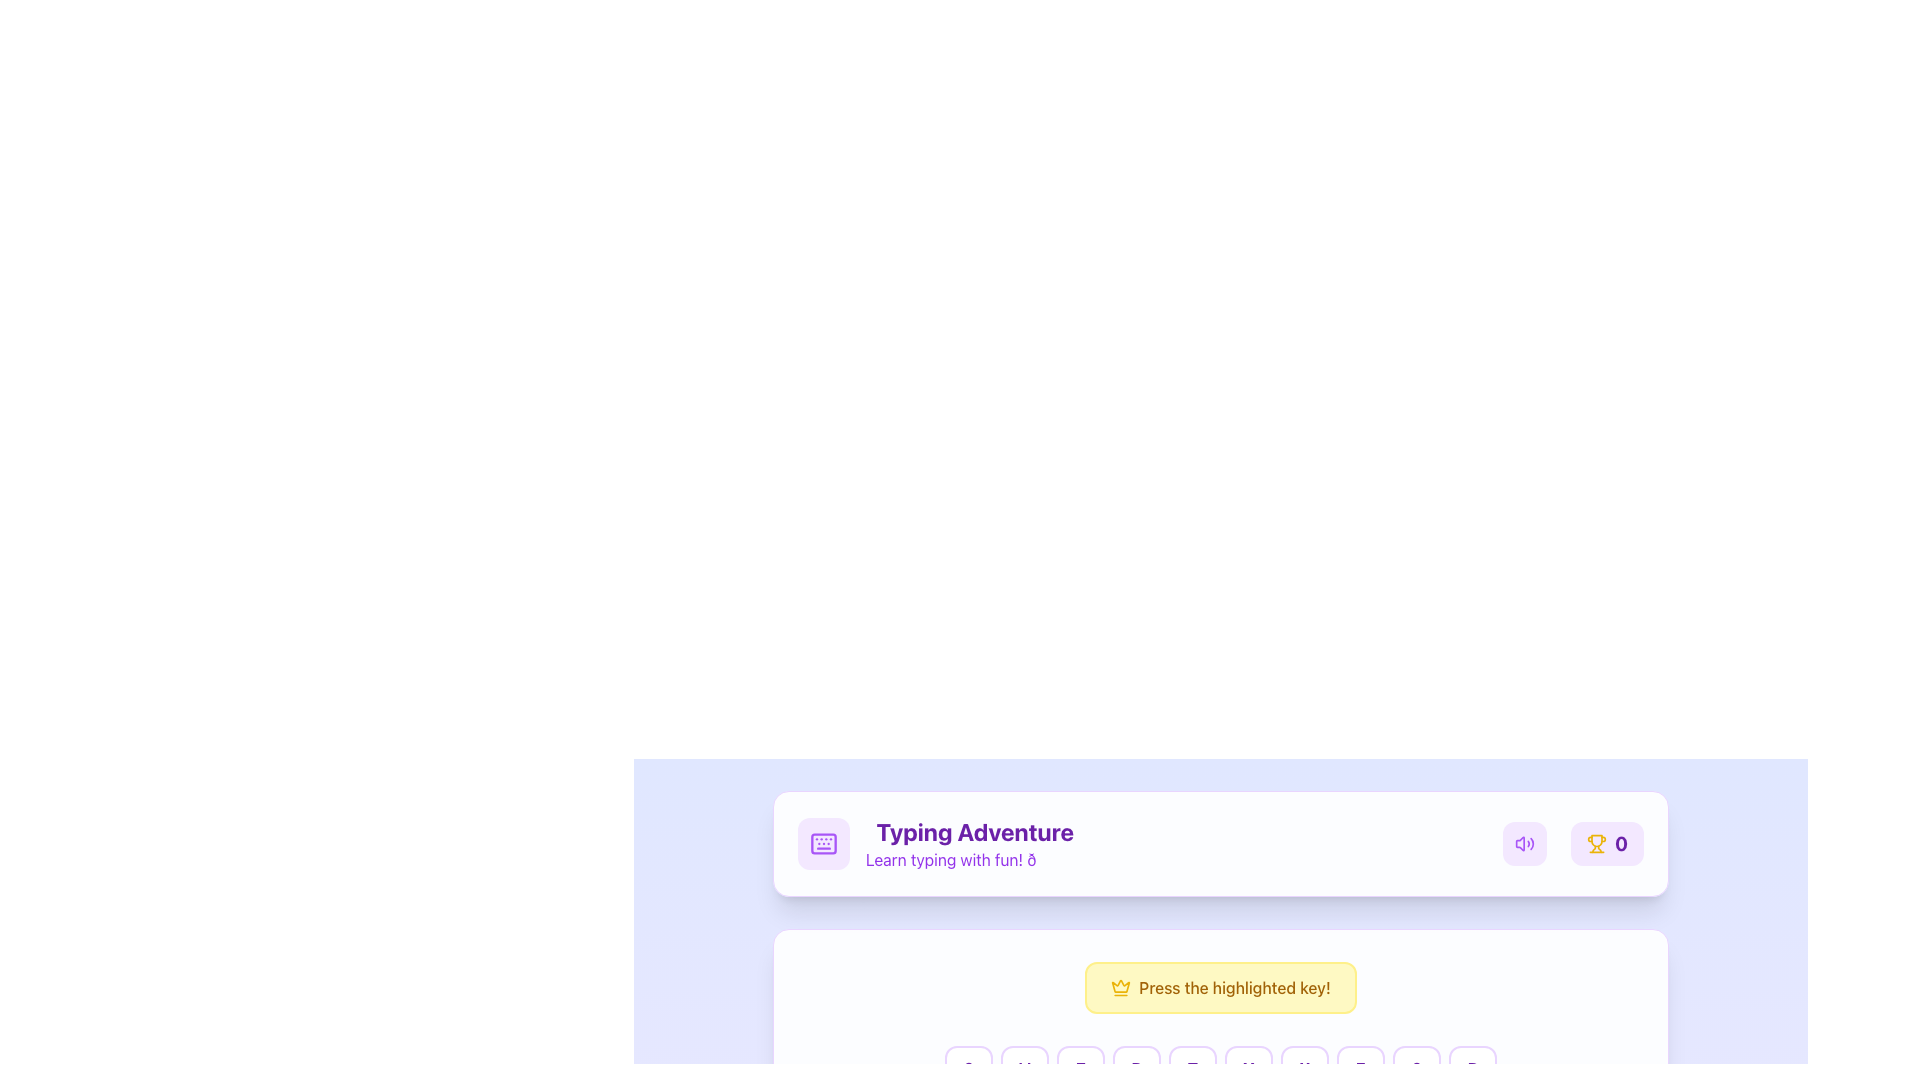 This screenshot has width=1920, height=1080. Describe the element at coordinates (1219, 986) in the screenshot. I see `informative text element that displays 'Press the highlighted key!' with a yellow crown icon, located in the middle of the interface` at that location.